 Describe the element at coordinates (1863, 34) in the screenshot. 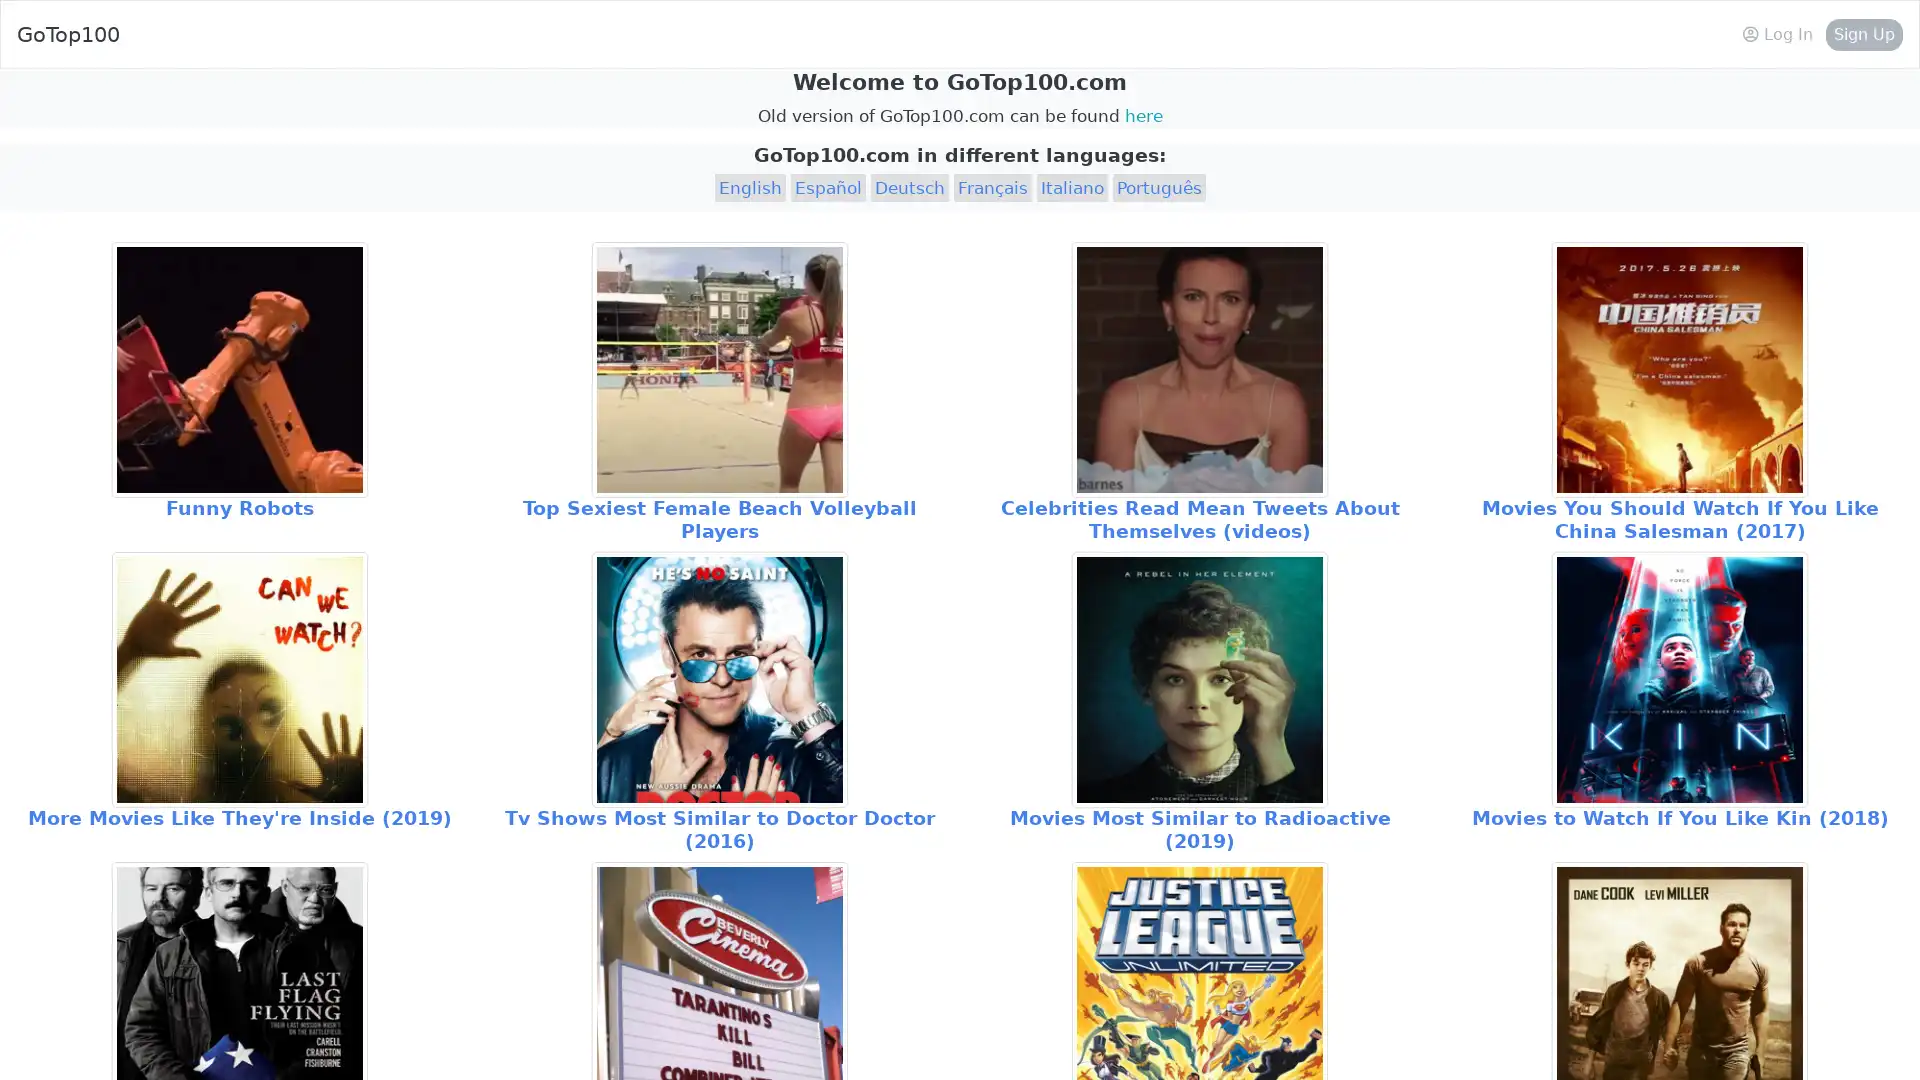

I see `Sign Up` at that location.